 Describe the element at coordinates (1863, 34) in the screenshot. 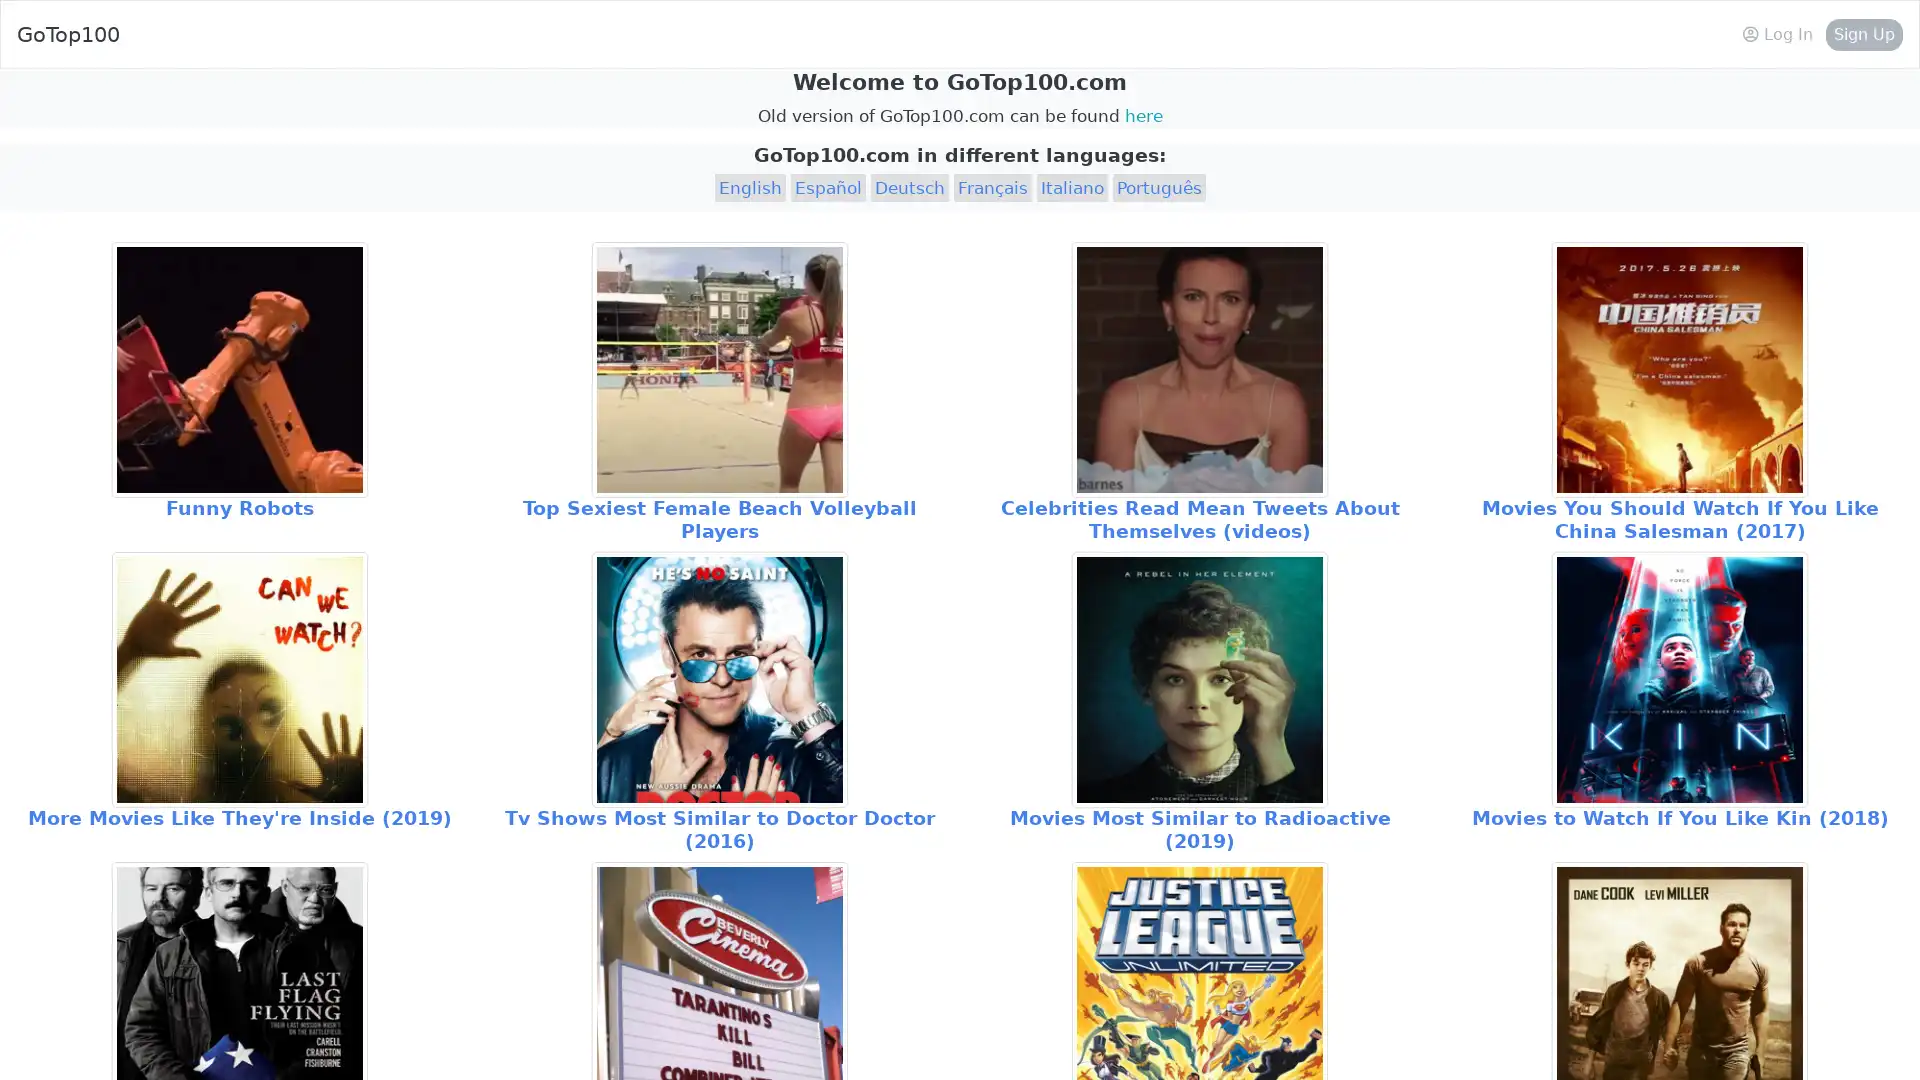

I see `Sign Up` at that location.